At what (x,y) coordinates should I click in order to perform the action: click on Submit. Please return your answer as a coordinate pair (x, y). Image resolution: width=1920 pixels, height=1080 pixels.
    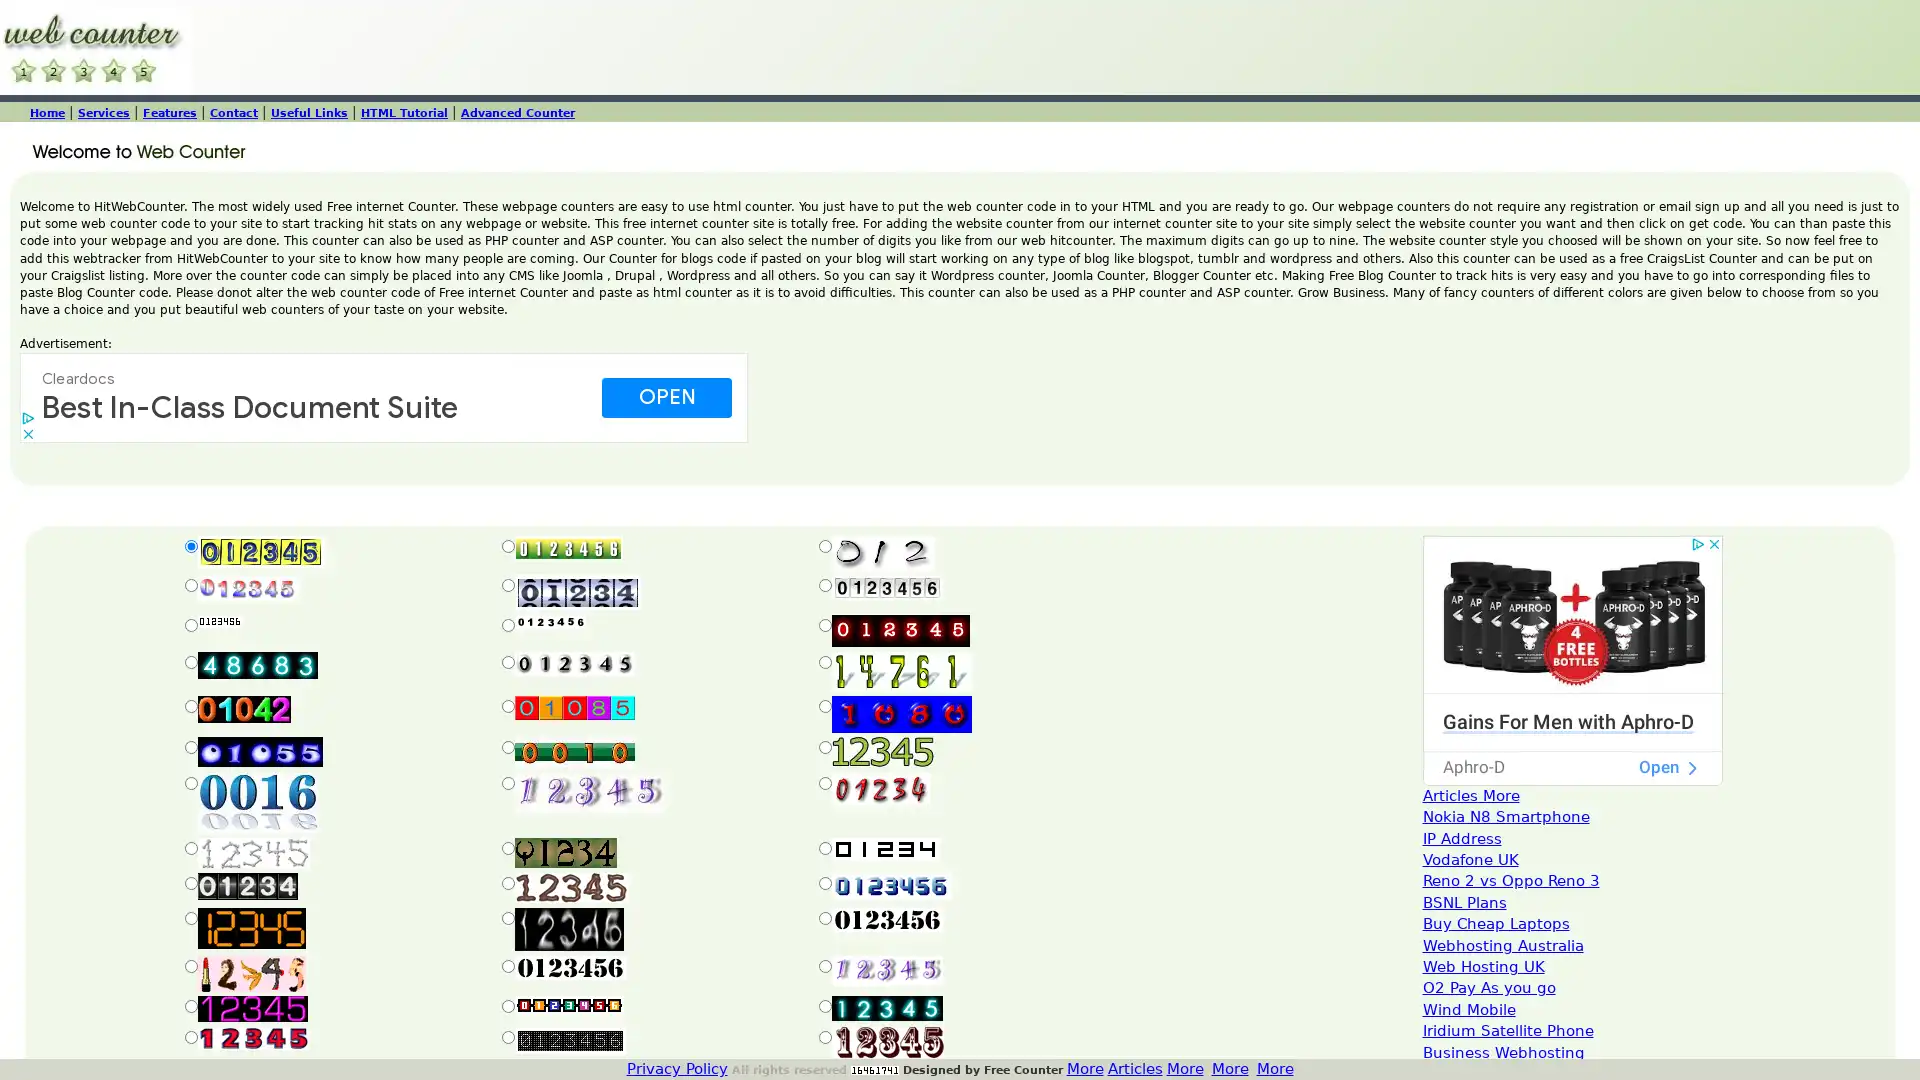
    Looking at the image, I should click on (567, 929).